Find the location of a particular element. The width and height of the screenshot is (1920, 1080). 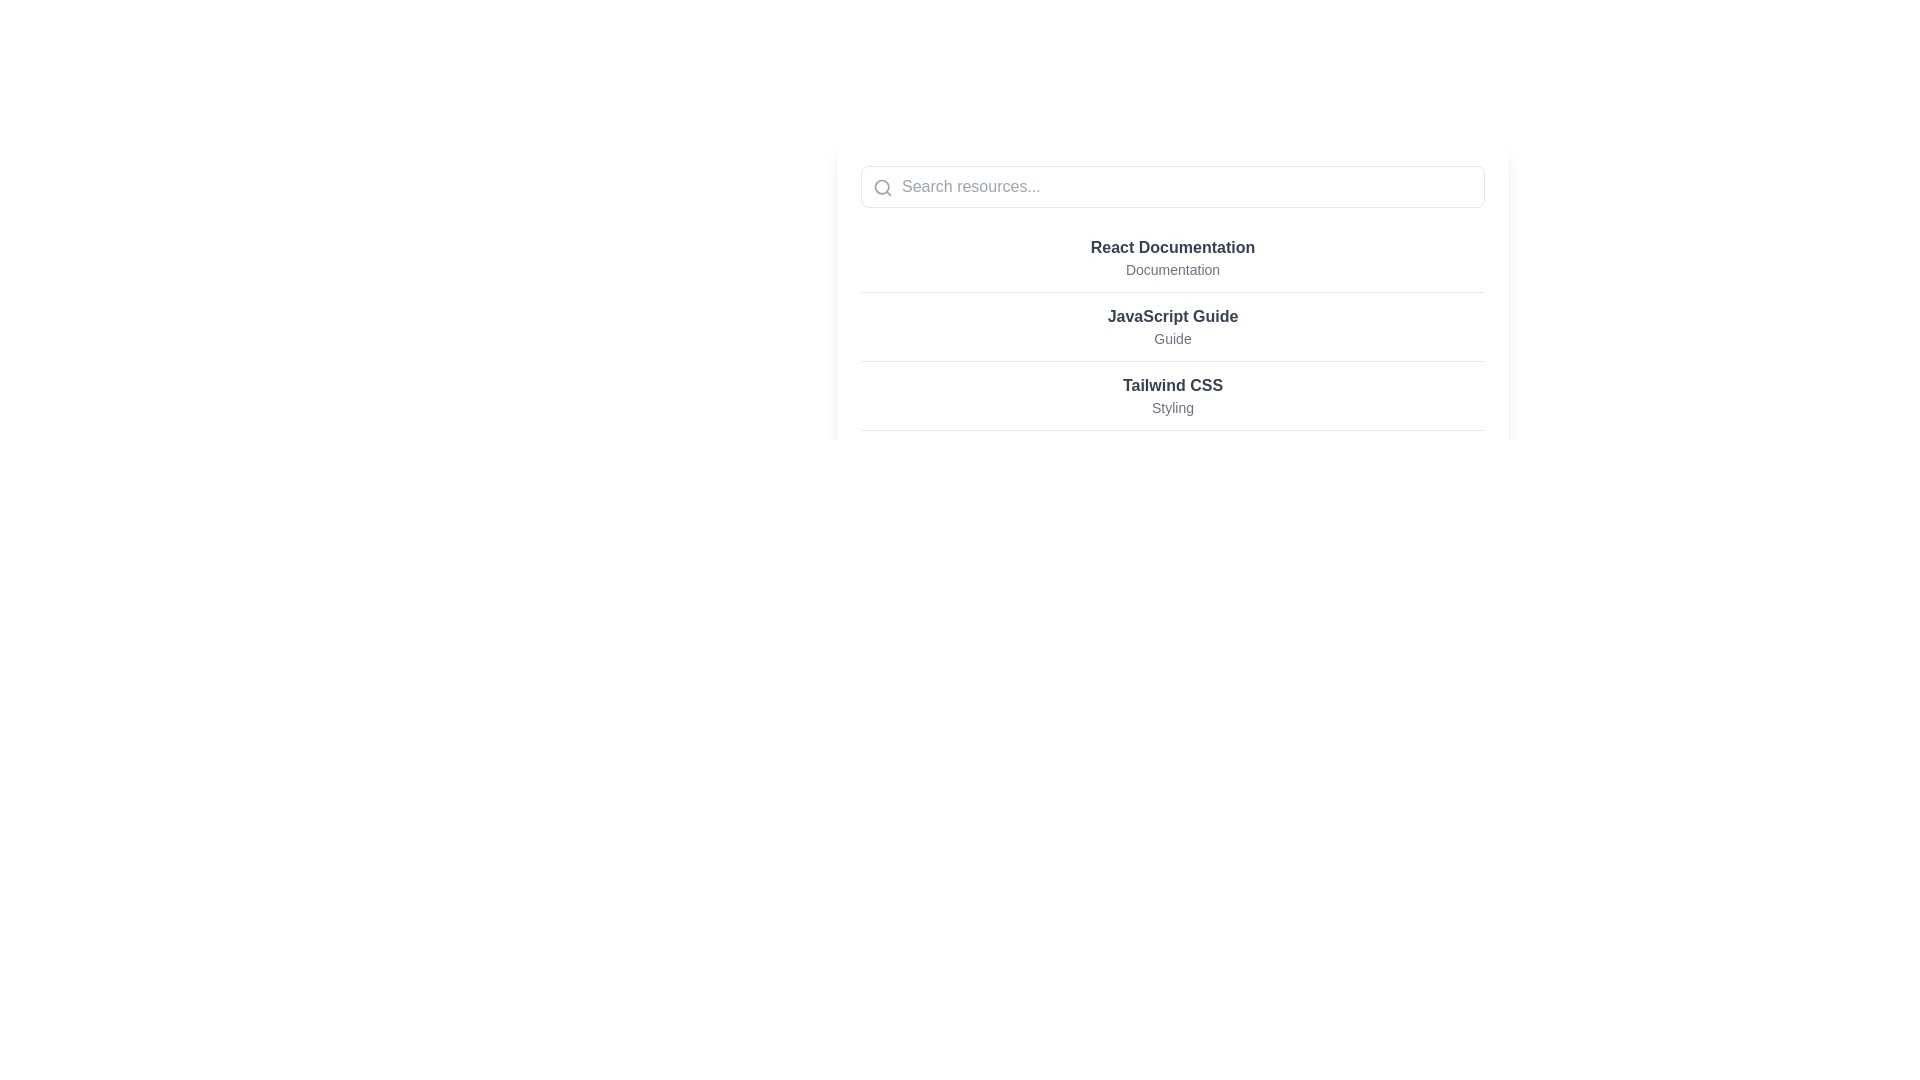

the second list item labeled 'JavaScript Guide' is located at coordinates (1172, 325).